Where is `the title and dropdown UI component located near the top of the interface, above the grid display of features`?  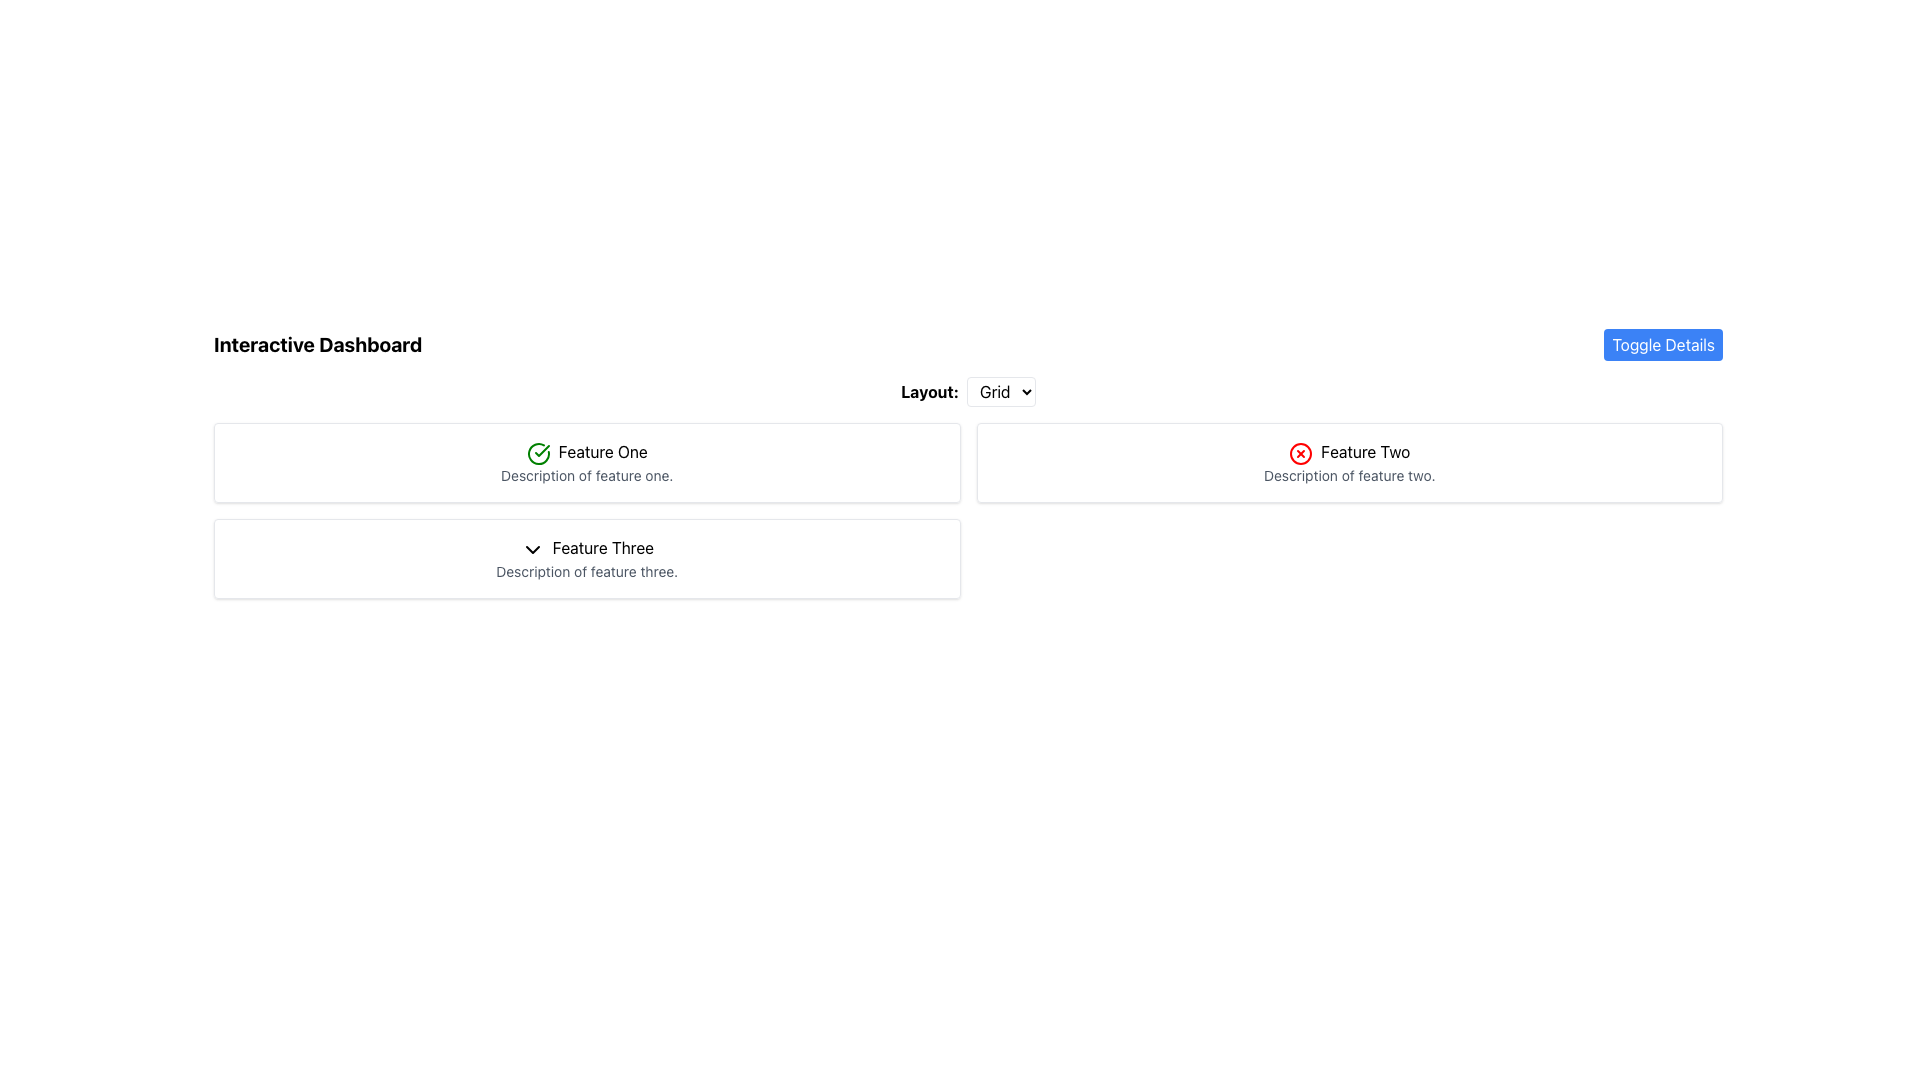 the title and dropdown UI component located near the top of the interface, above the grid display of features is located at coordinates (968, 392).